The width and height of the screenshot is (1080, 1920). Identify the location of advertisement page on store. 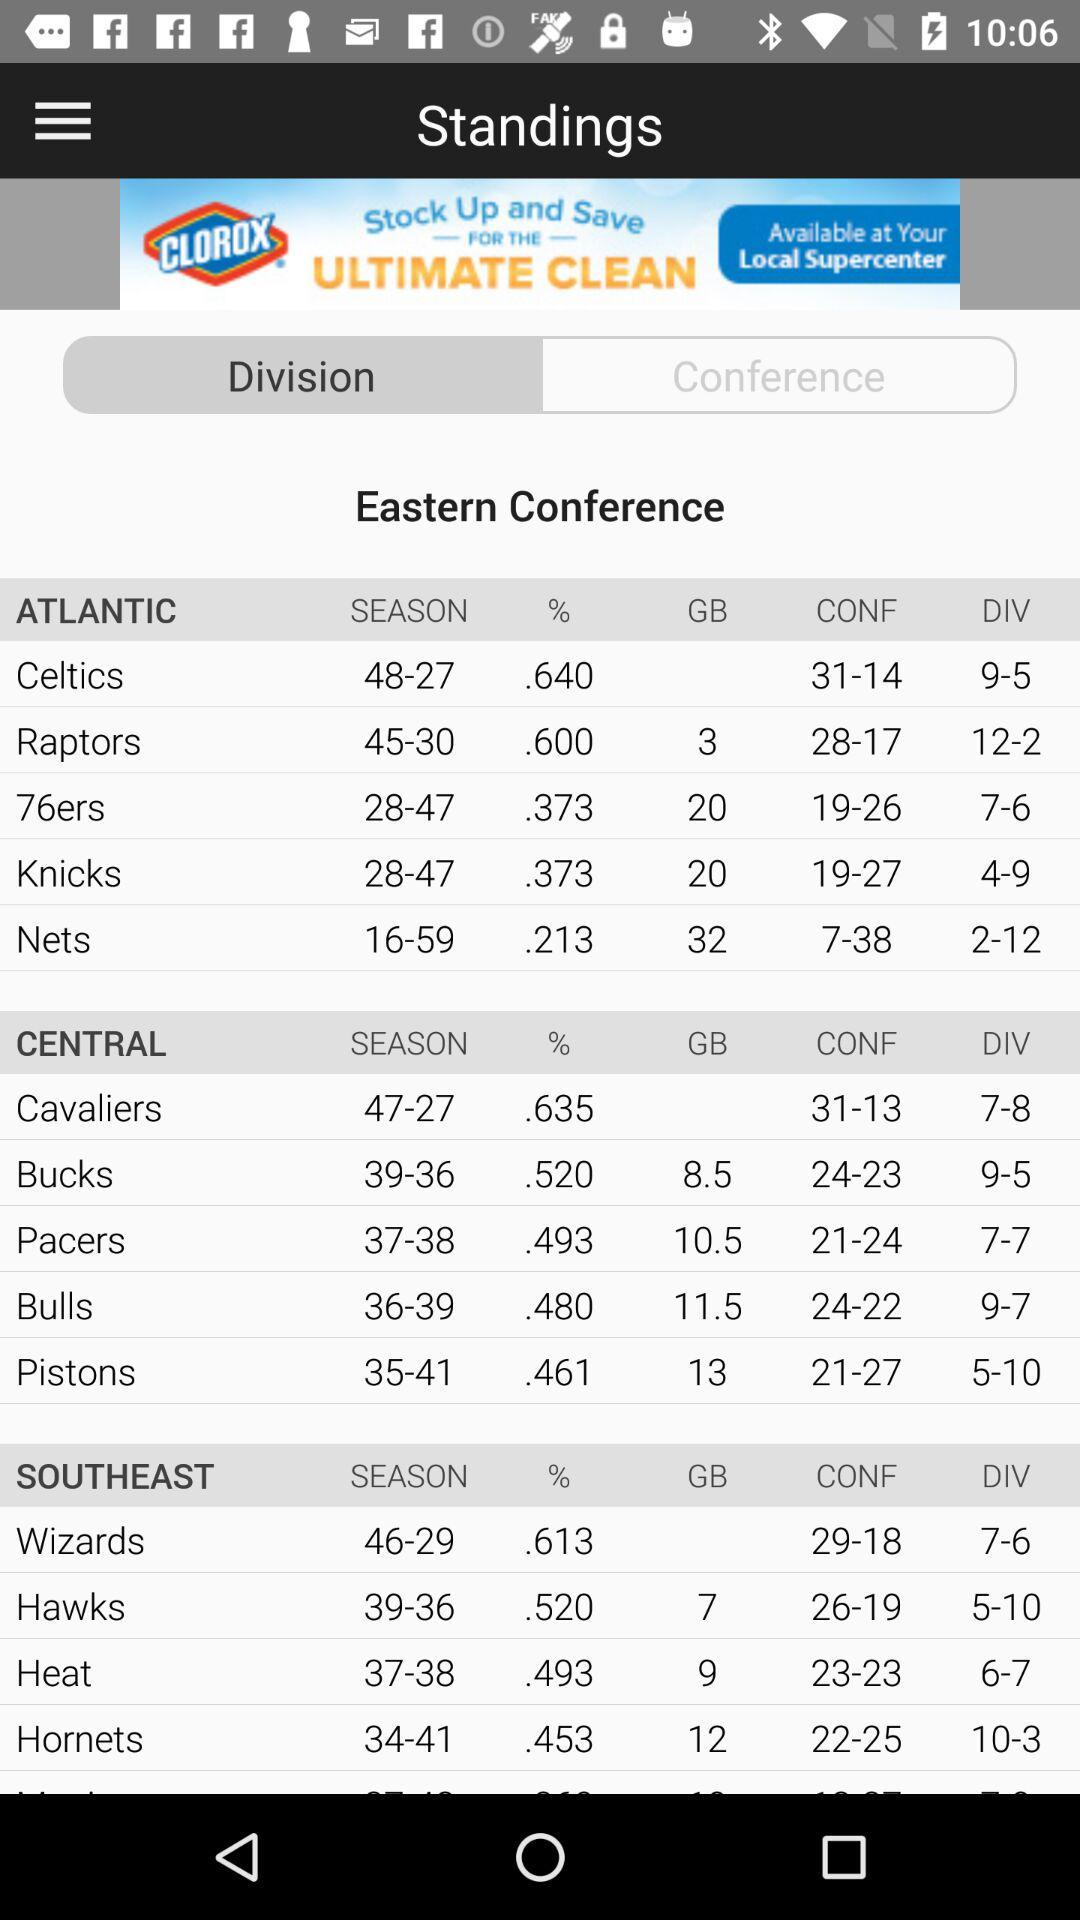
(540, 243).